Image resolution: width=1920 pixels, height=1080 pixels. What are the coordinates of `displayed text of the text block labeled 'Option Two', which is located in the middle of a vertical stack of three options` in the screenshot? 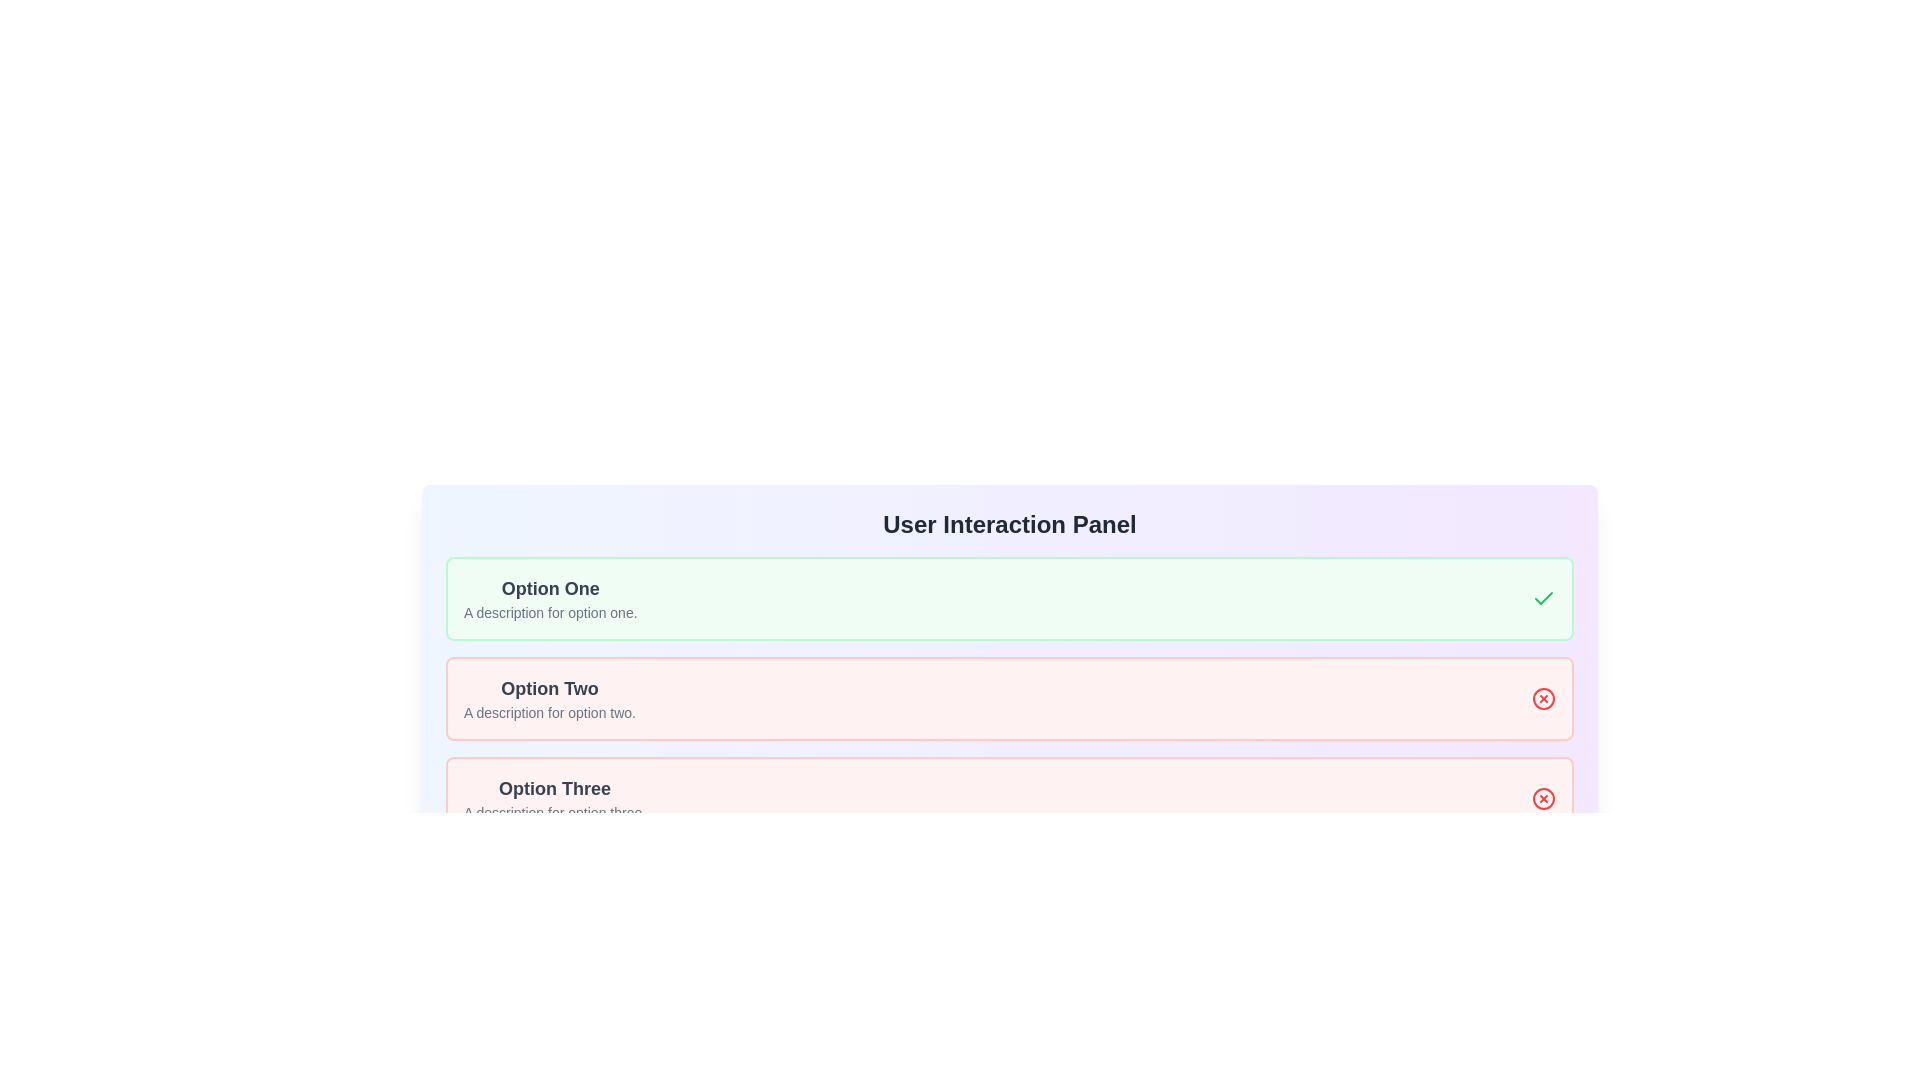 It's located at (550, 697).